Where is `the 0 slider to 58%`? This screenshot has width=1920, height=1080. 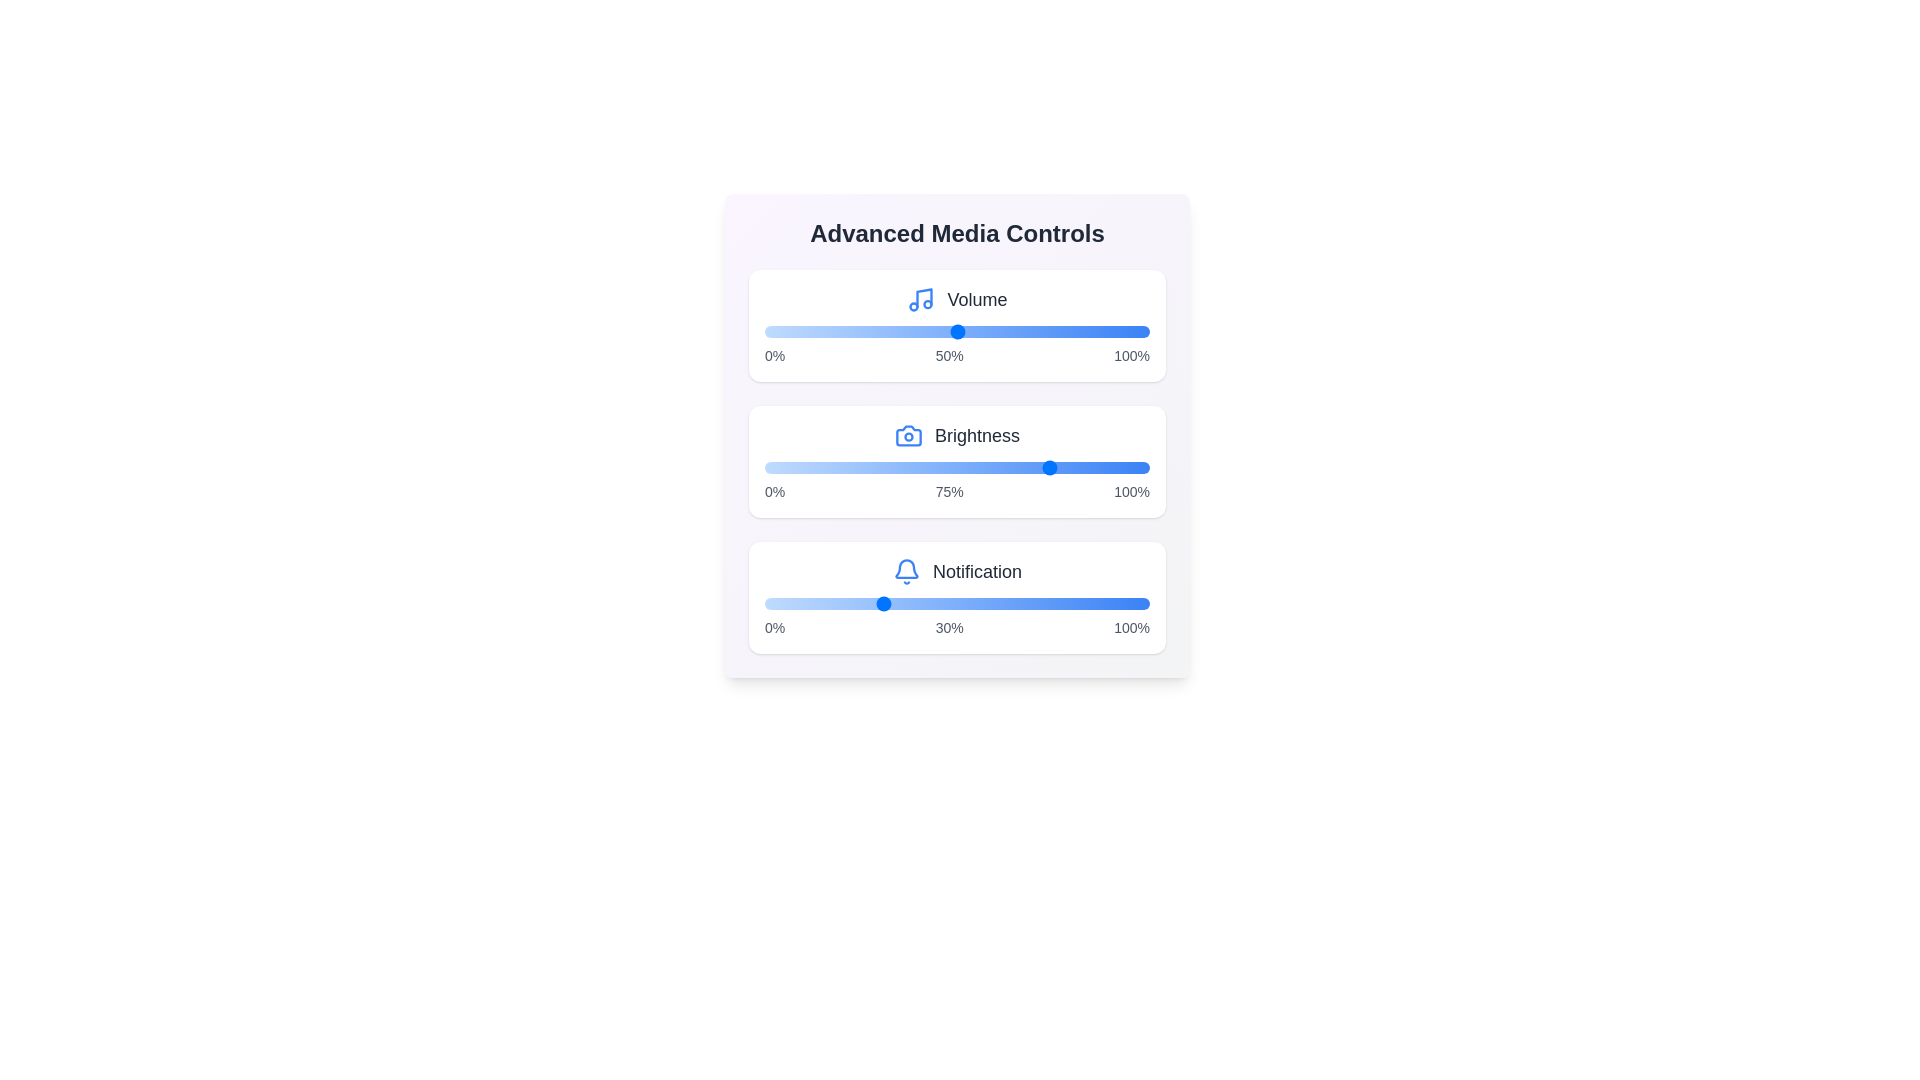 the 0 slider to 58% is located at coordinates (1068, 330).